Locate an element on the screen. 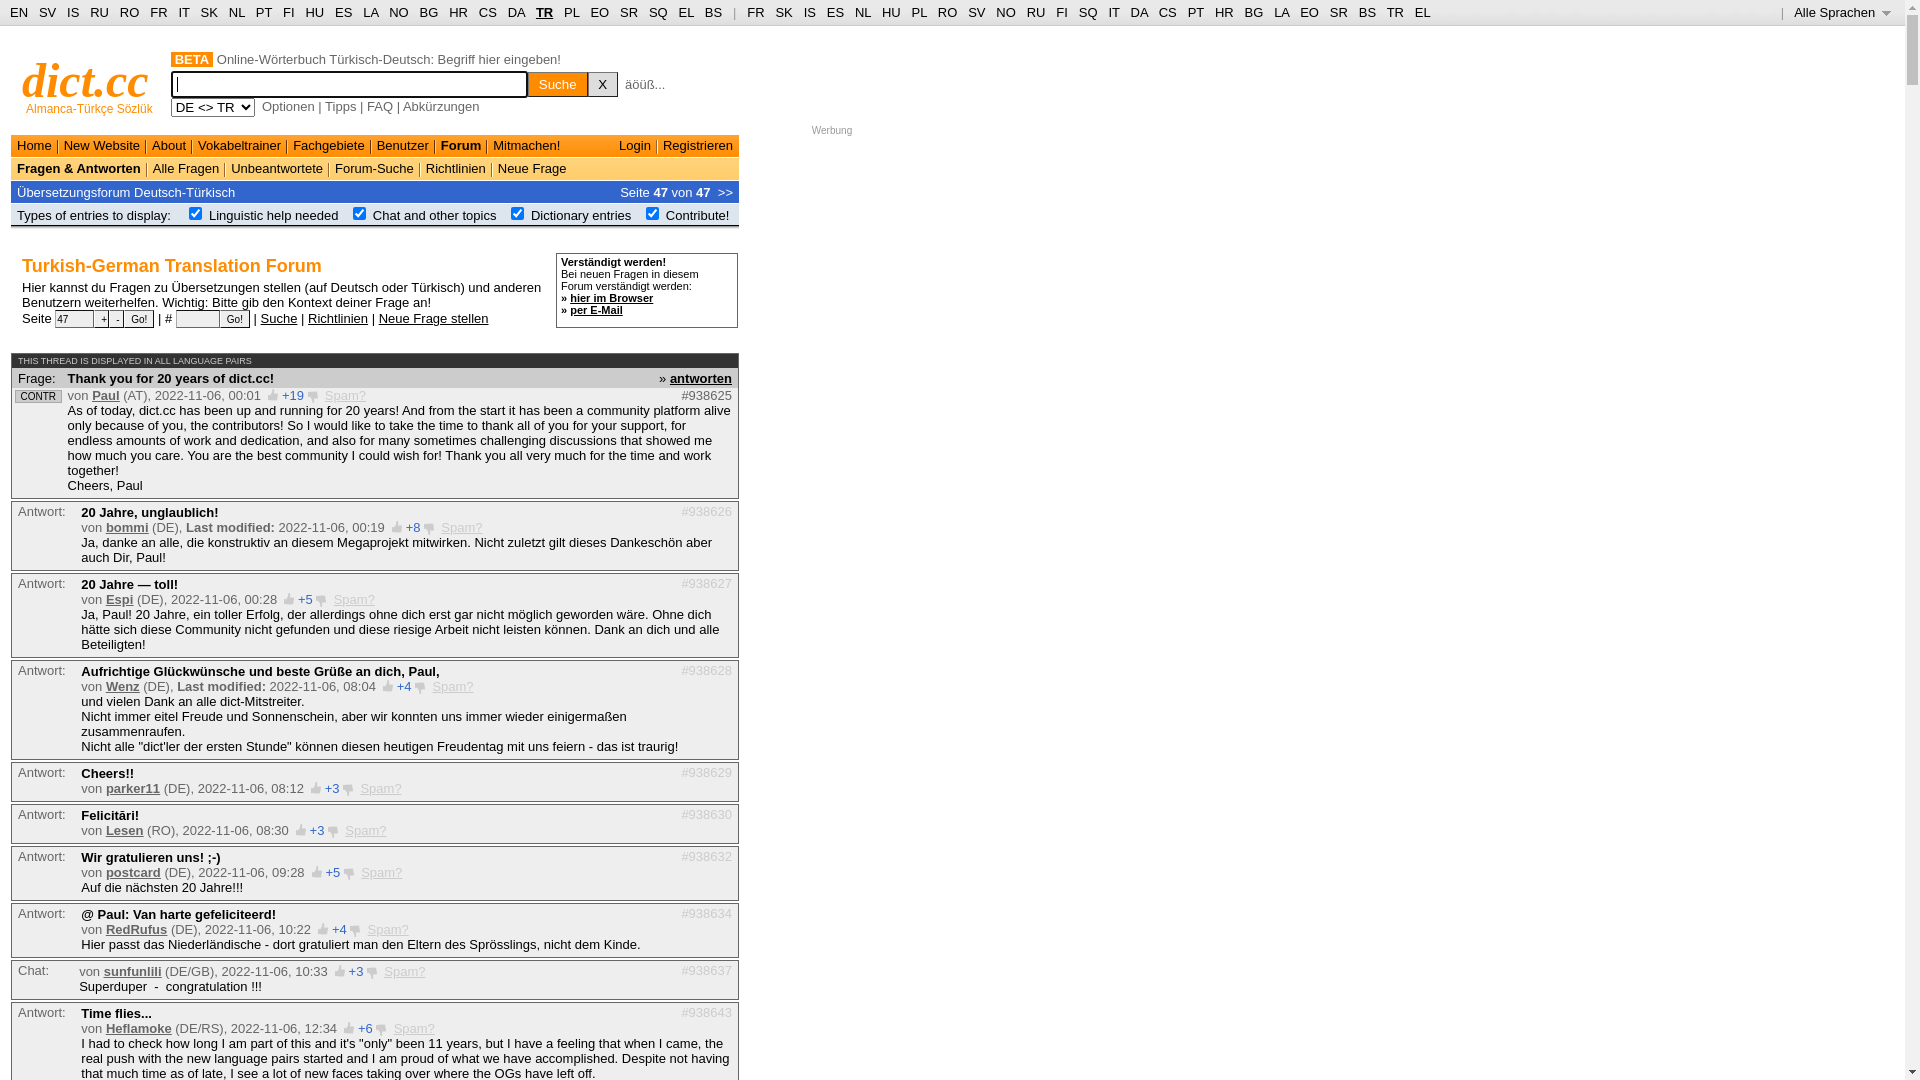 Image resolution: width=1920 pixels, height=1080 pixels. 'Unbeantwortete' is located at coordinates (276, 167).